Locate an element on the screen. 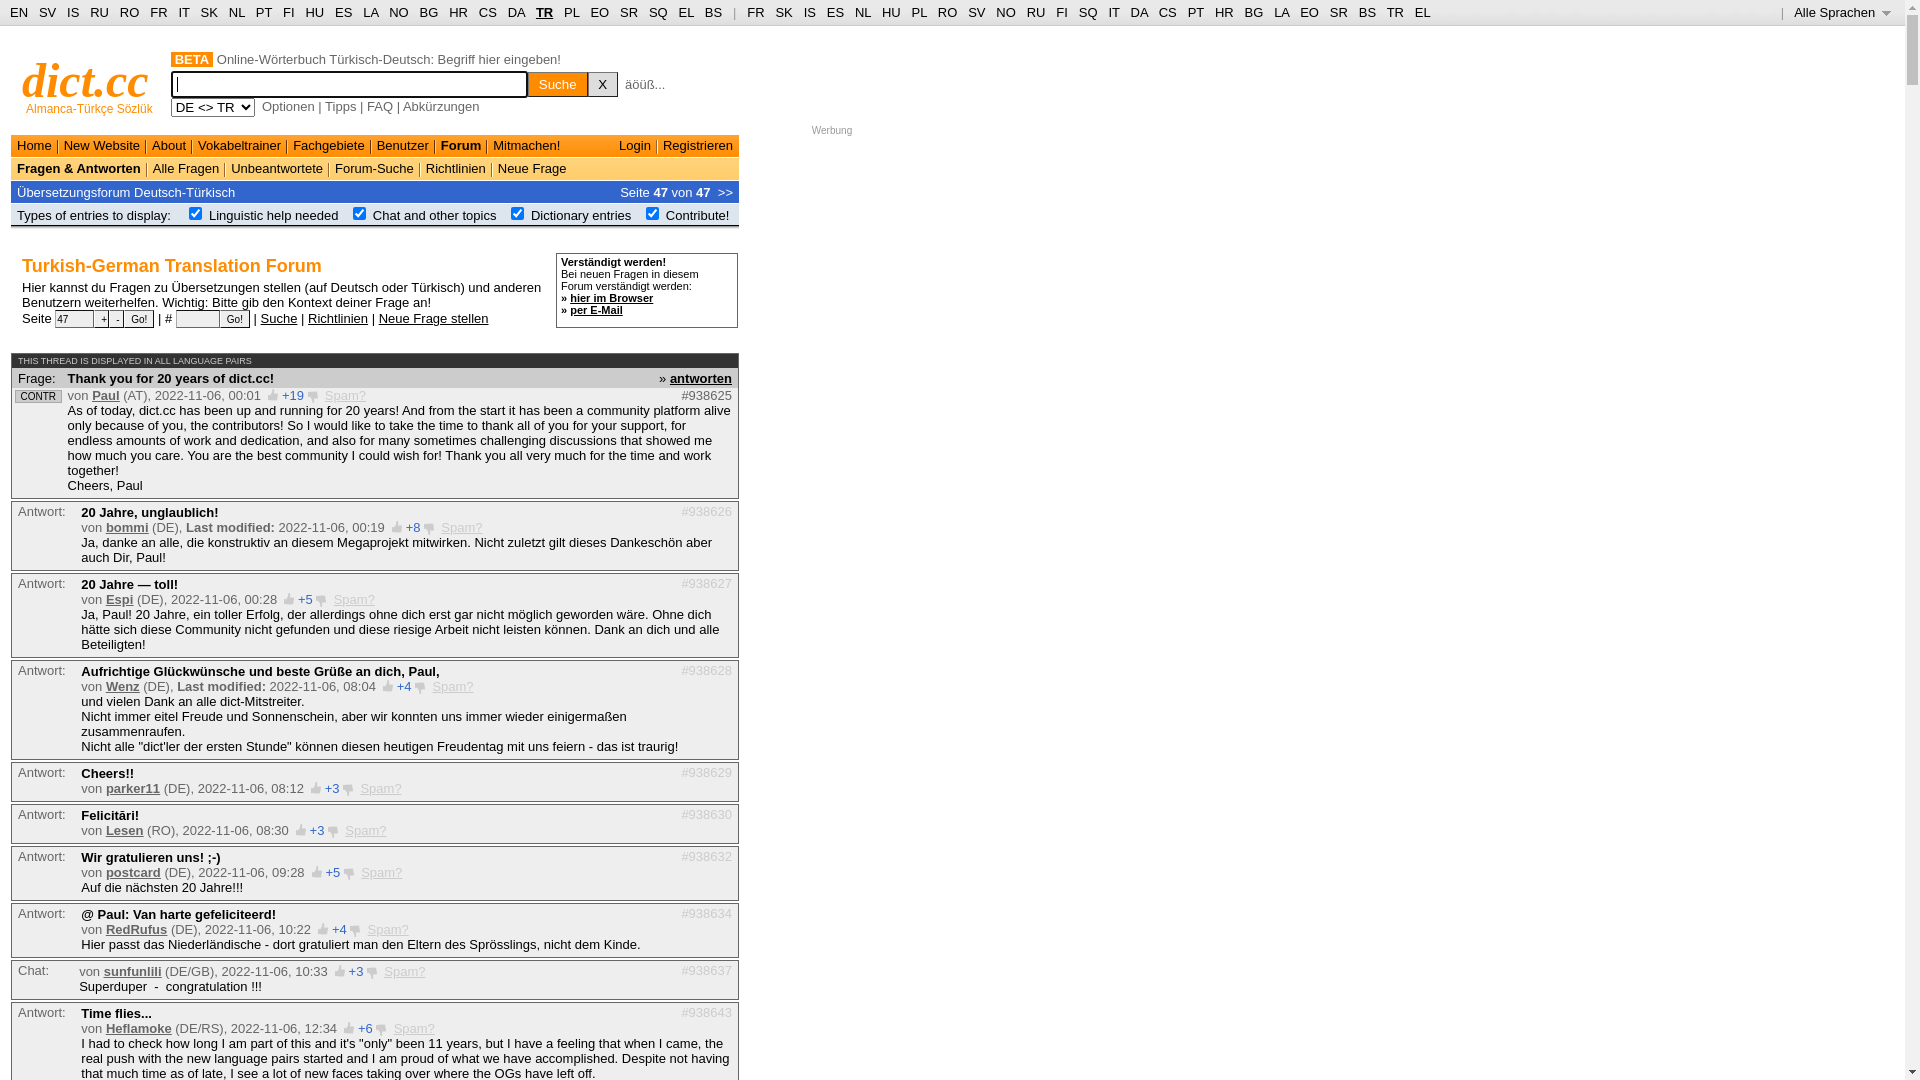 Image resolution: width=1920 pixels, height=1080 pixels. 'Unbeantwortete' is located at coordinates (276, 167).